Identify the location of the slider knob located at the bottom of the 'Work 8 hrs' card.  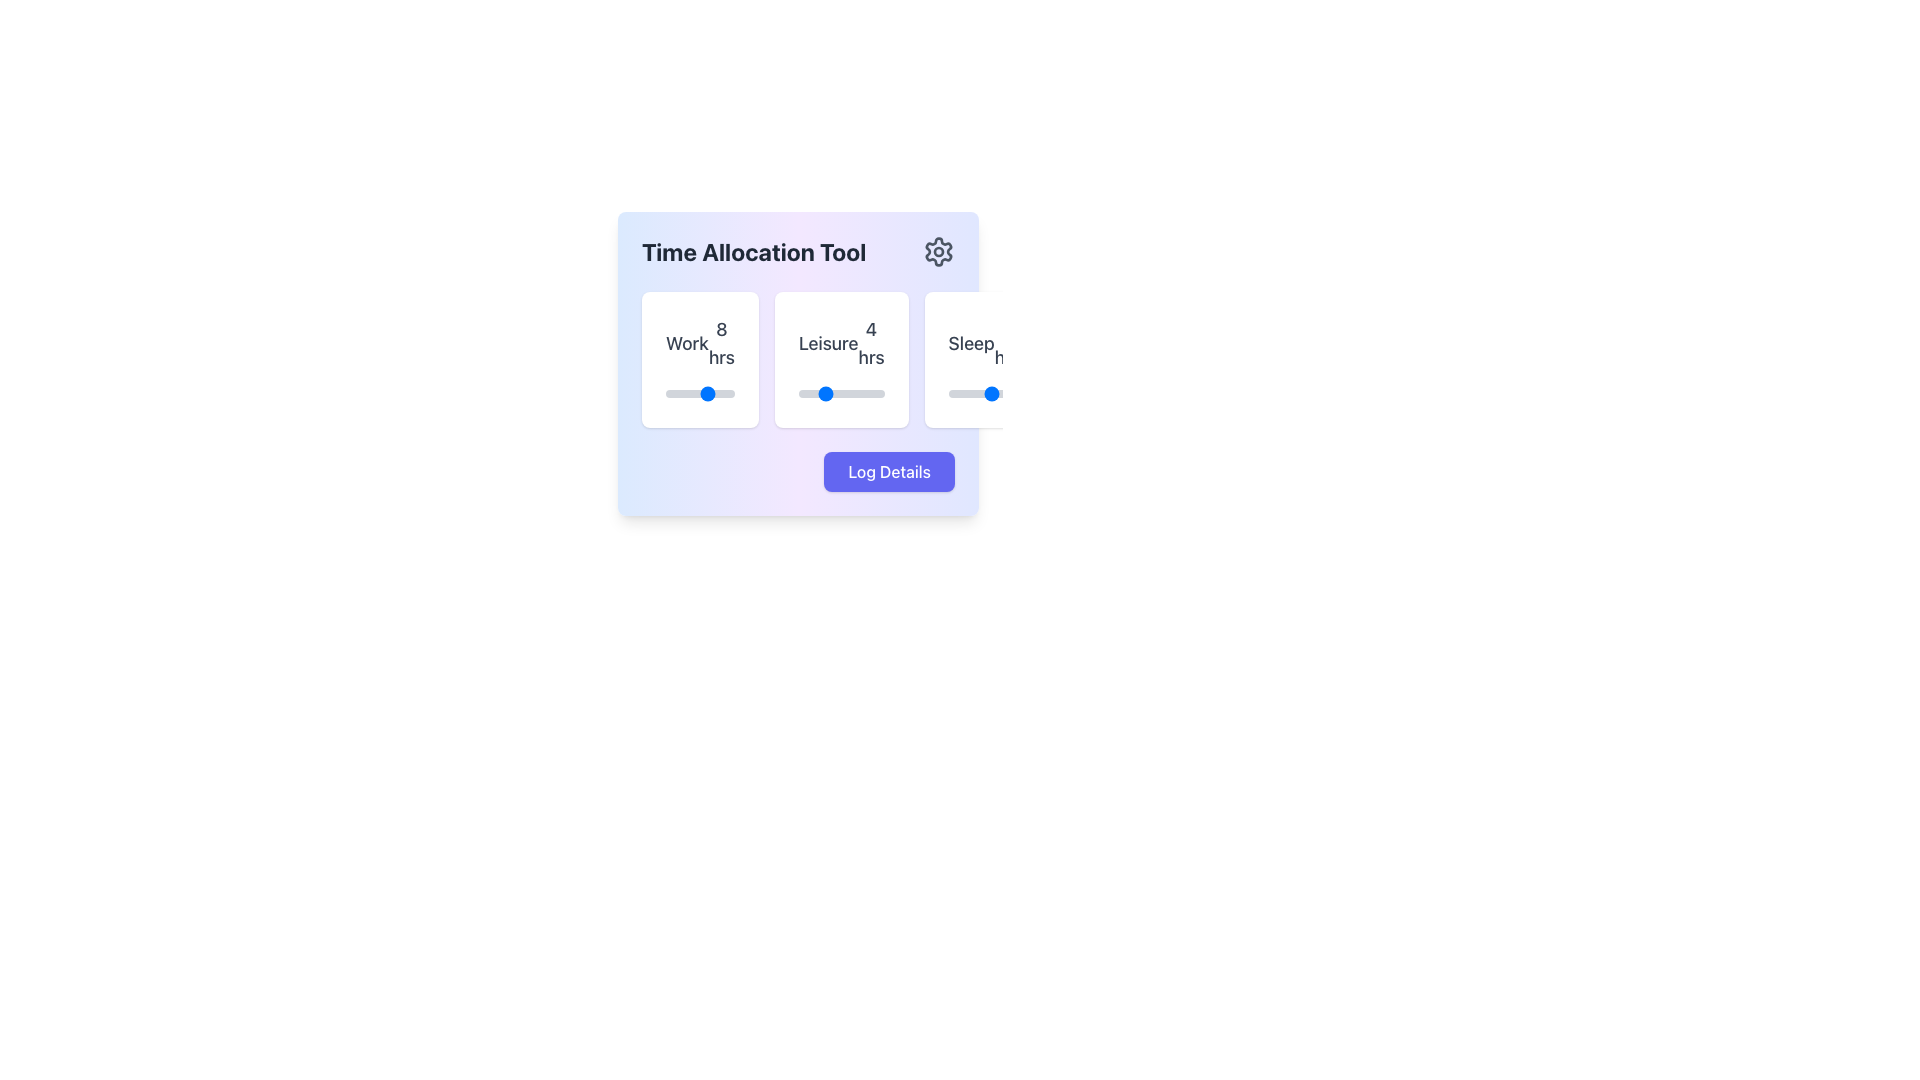
(700, 393).